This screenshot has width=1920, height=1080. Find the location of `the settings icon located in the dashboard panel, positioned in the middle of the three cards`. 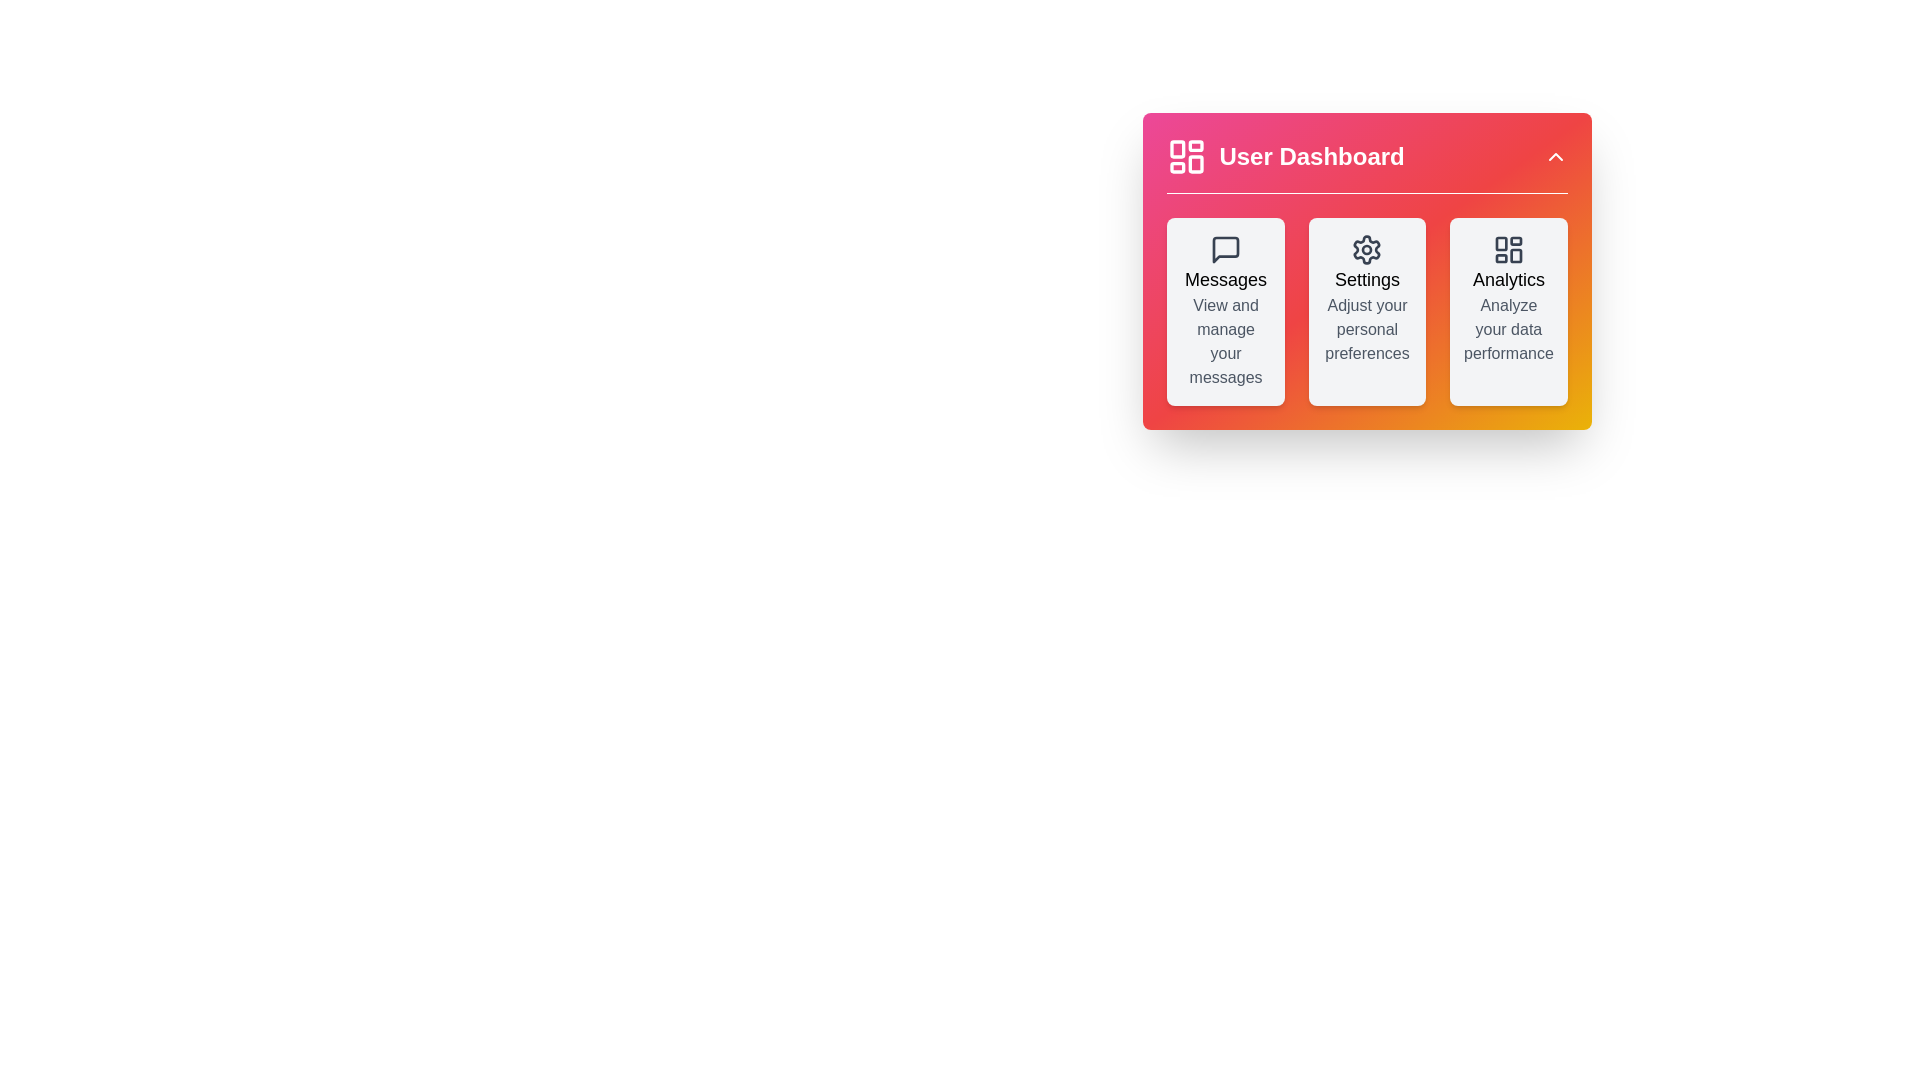

the settings icon located in the dashboard panel, positioned in the middle of the three cards is located at coordinates (1366, 249).